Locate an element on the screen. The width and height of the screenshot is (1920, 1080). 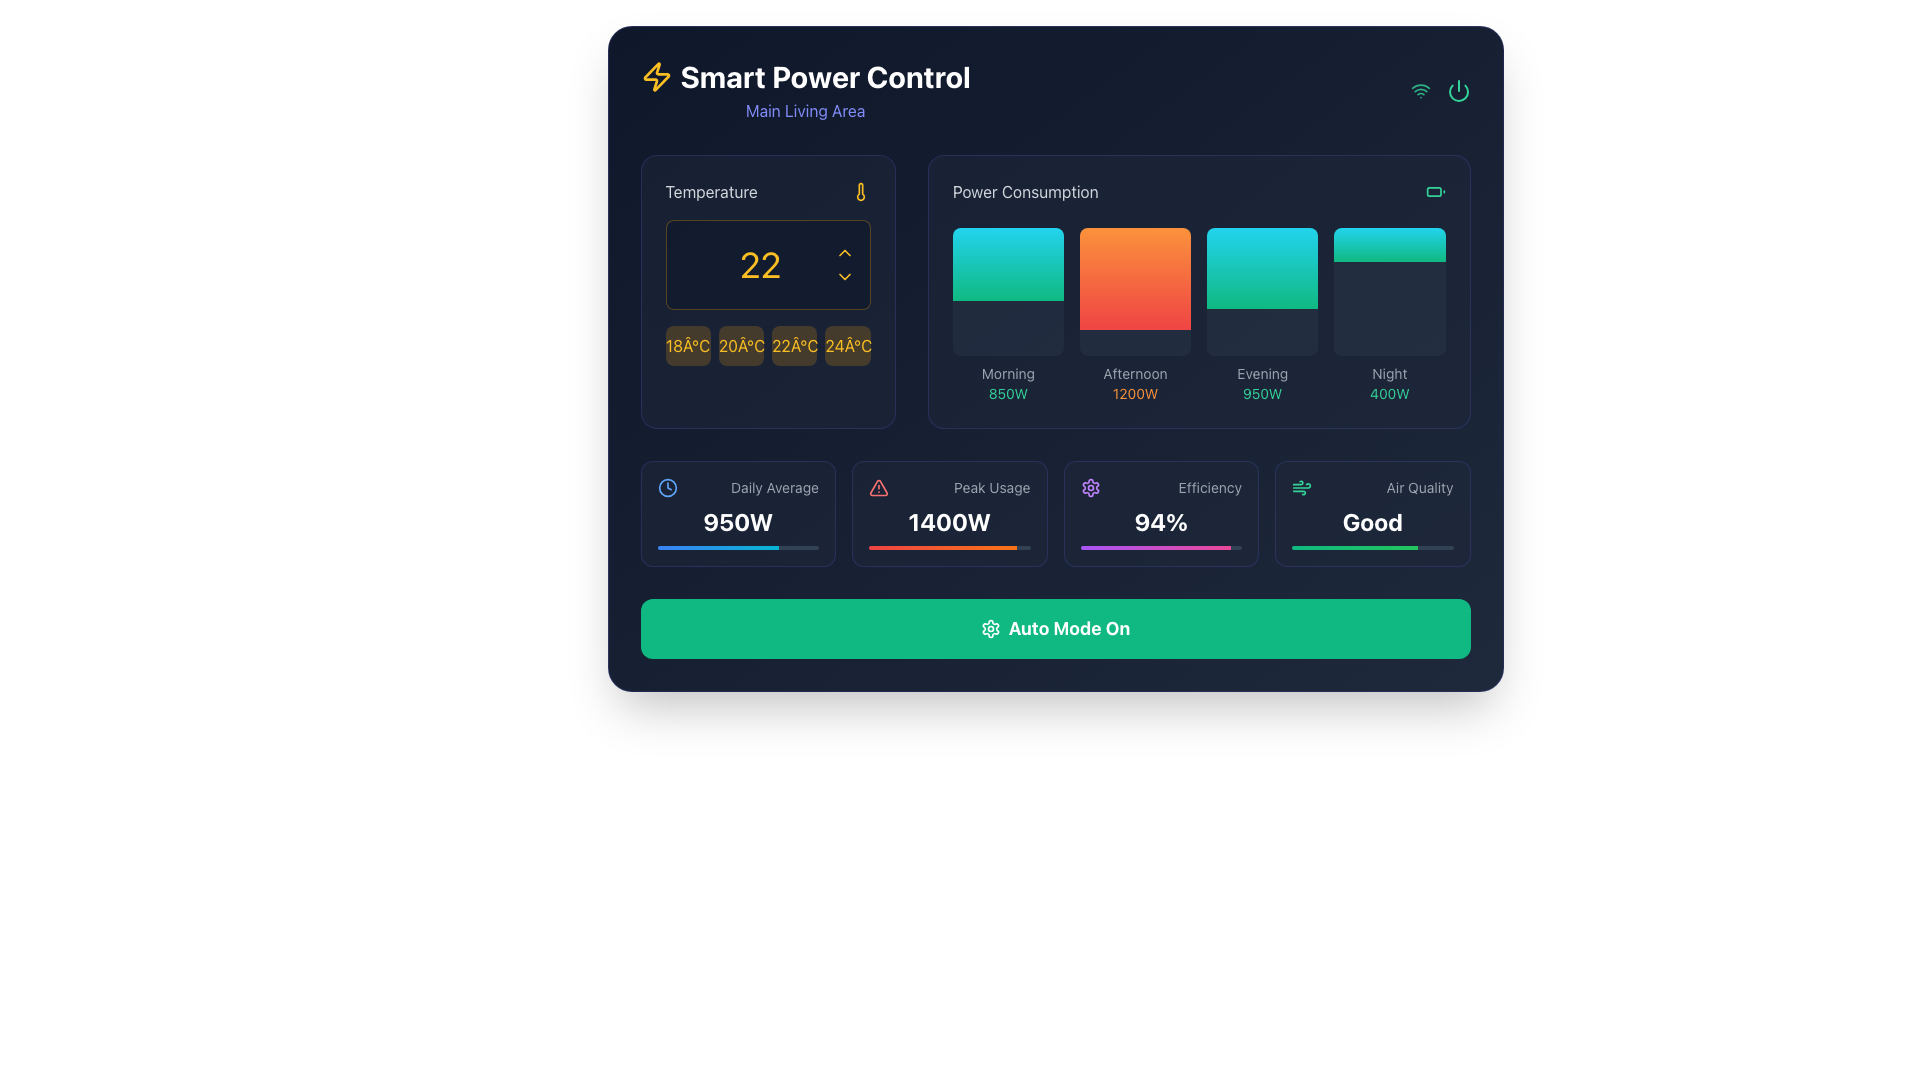
the decorative thermometer icon fragment located at the top left of the 'Temperature' section, which implies temperature measurement functionality is located at coordinates (860, 192).